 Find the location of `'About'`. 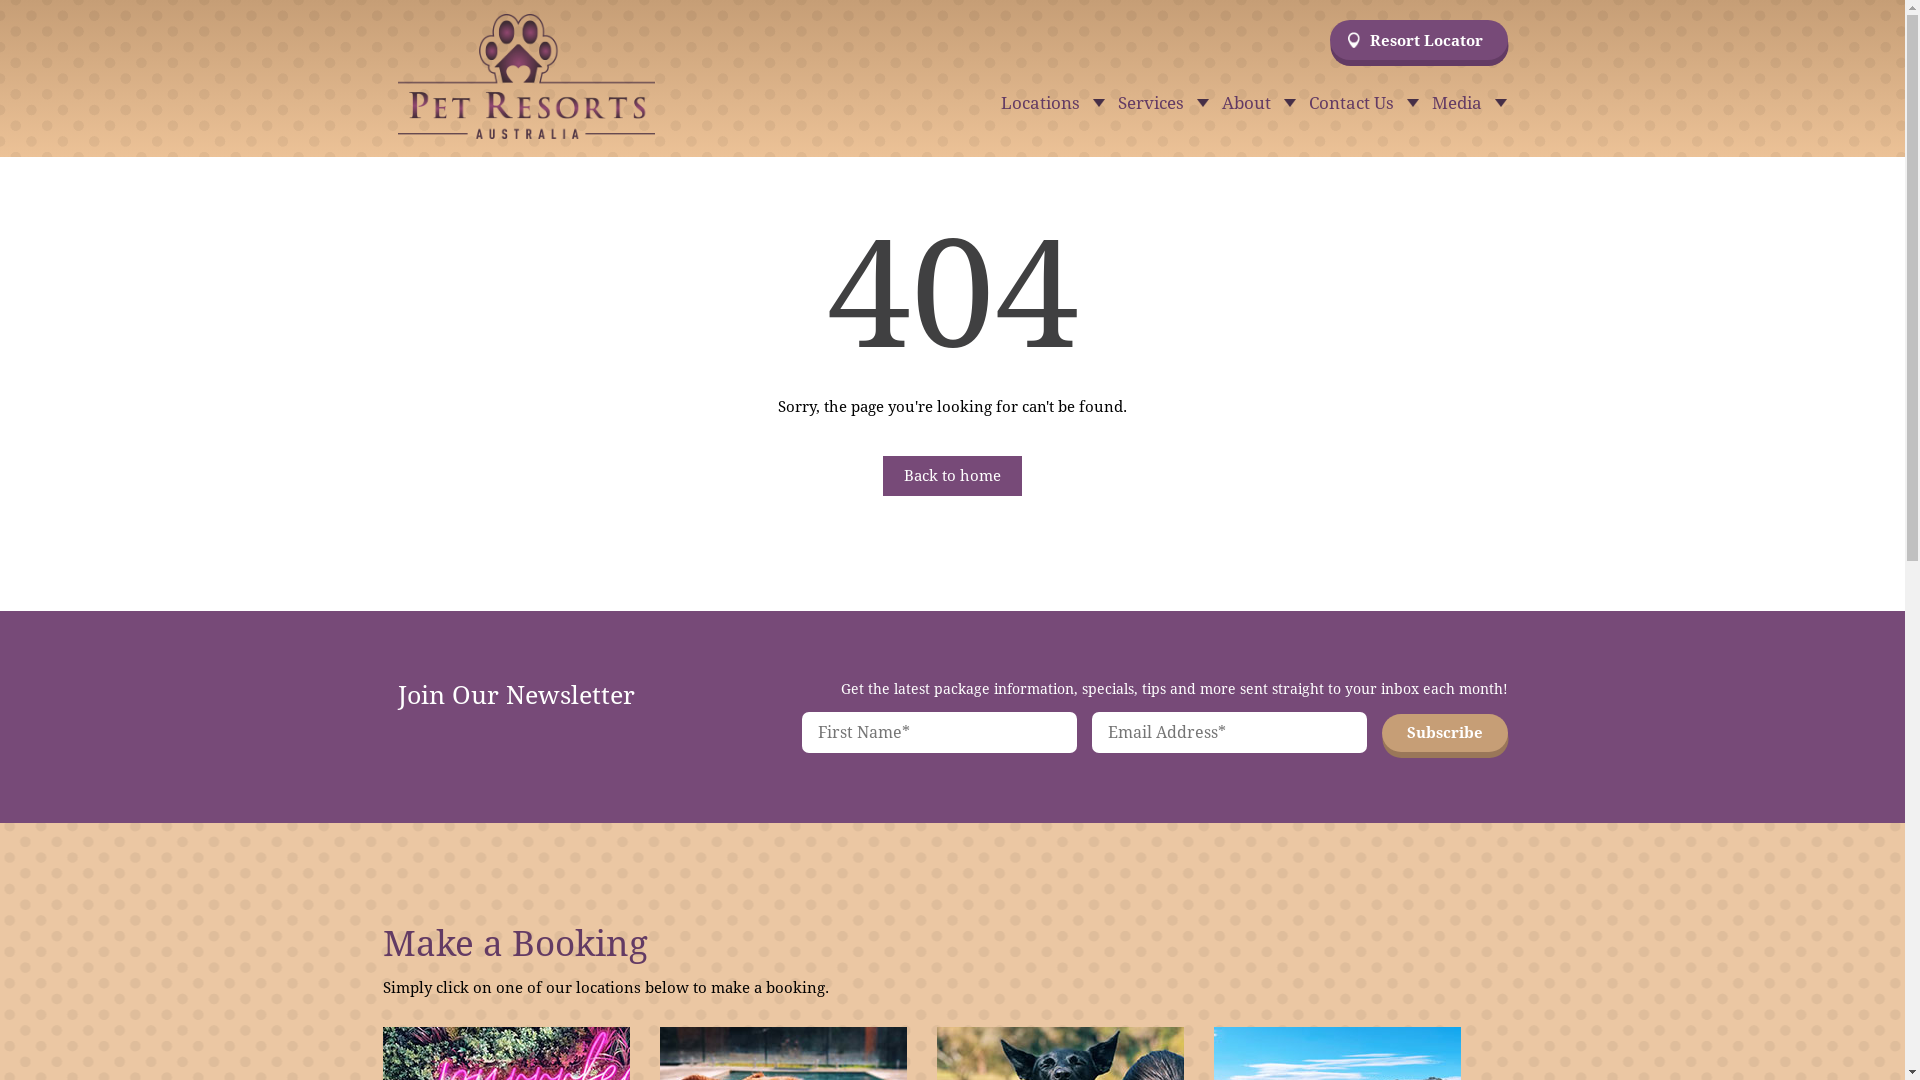

'About' is located at coordinates (1254, 104).